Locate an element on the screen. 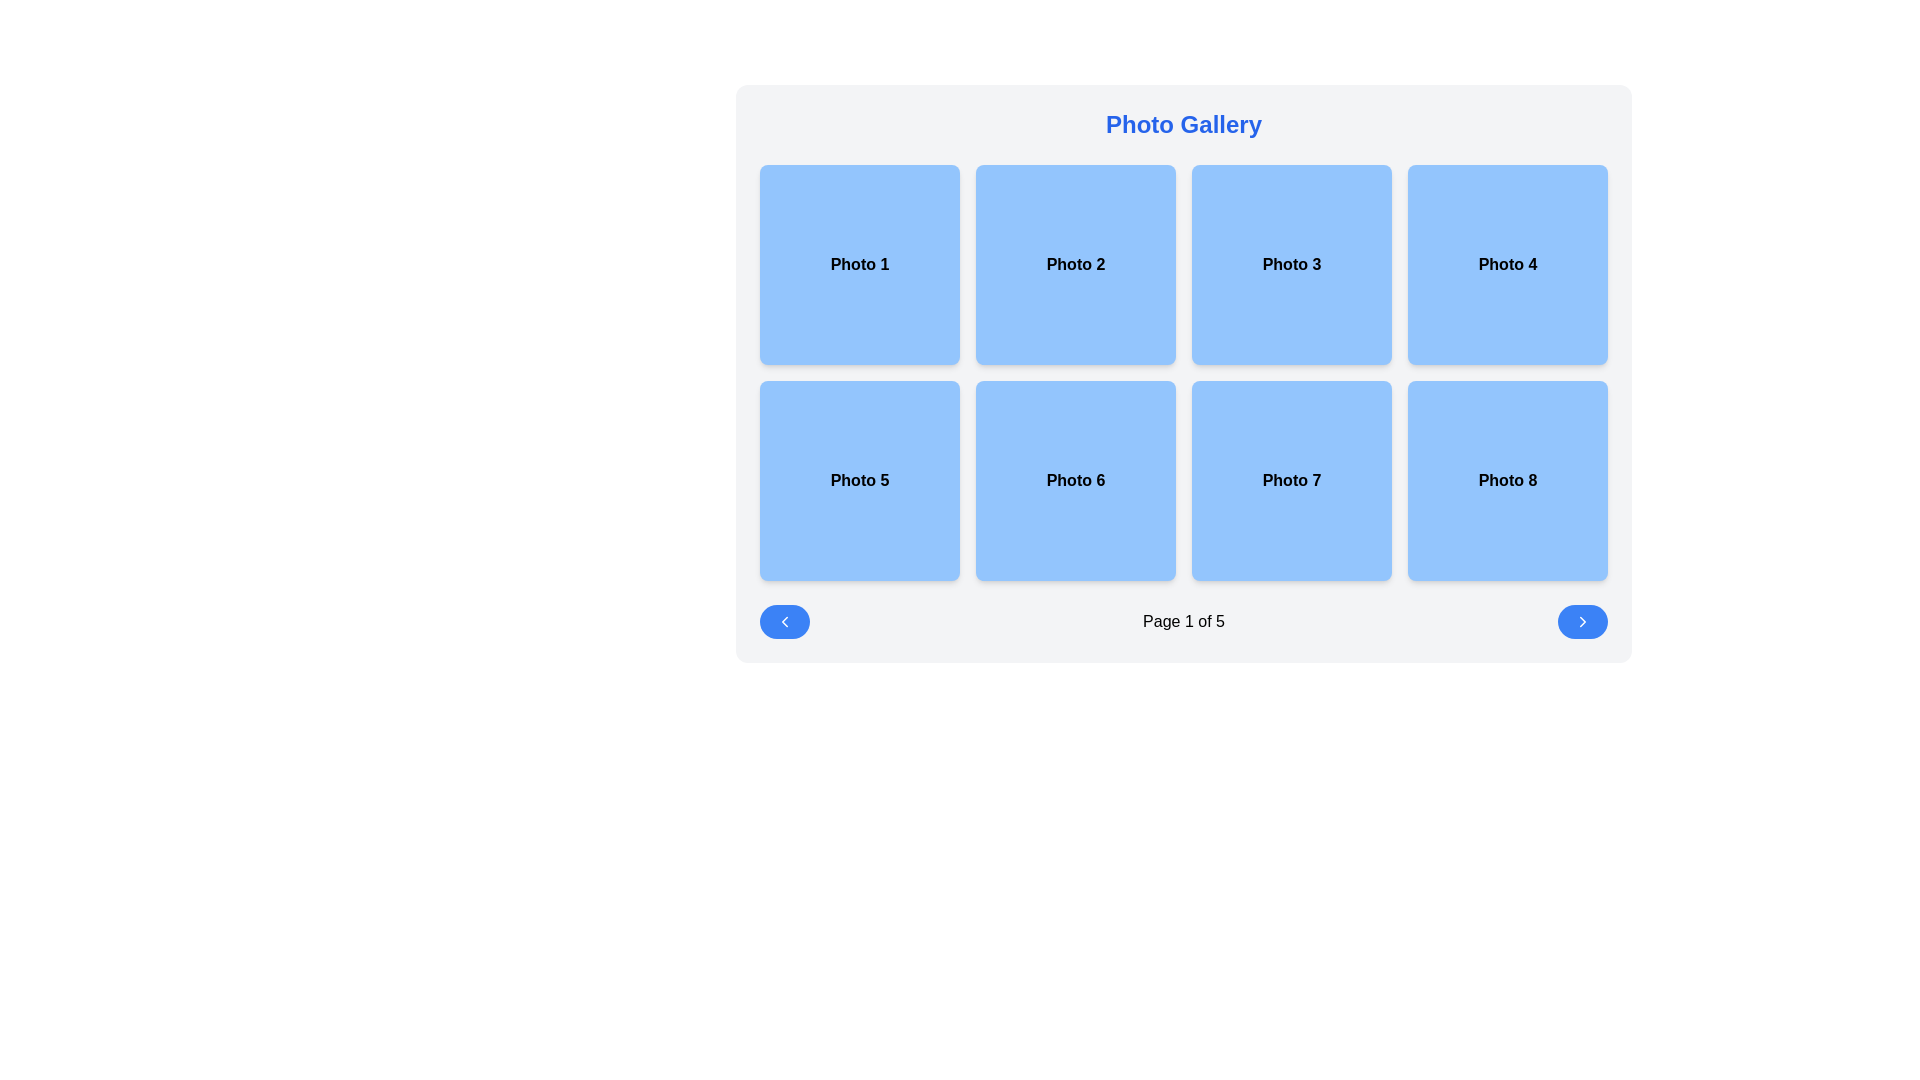  the chevron icon located within the round, blue button in the bottom-right corner of the interface is located at coordinates (1582, 620).